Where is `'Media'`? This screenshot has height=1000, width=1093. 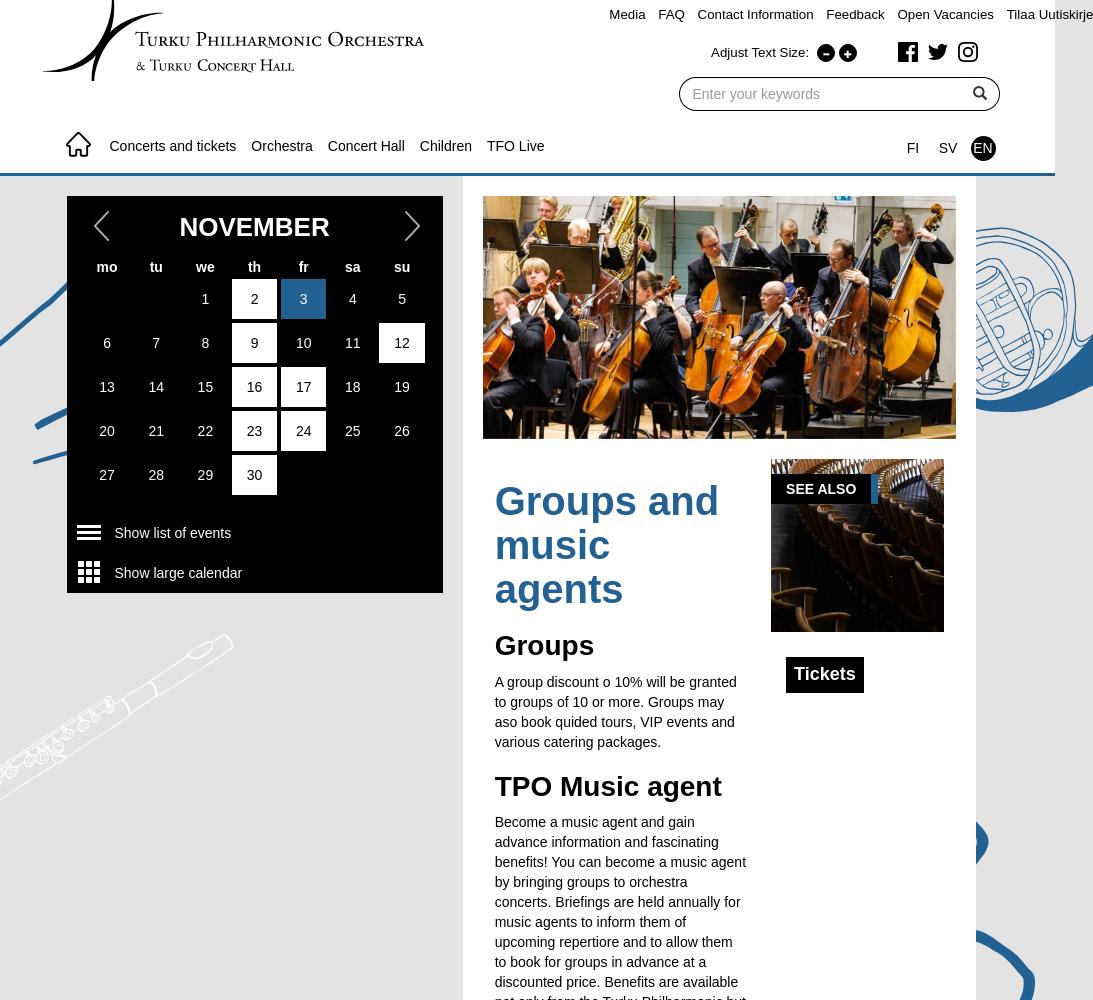 'Media' is located at coordinates (627, 14).